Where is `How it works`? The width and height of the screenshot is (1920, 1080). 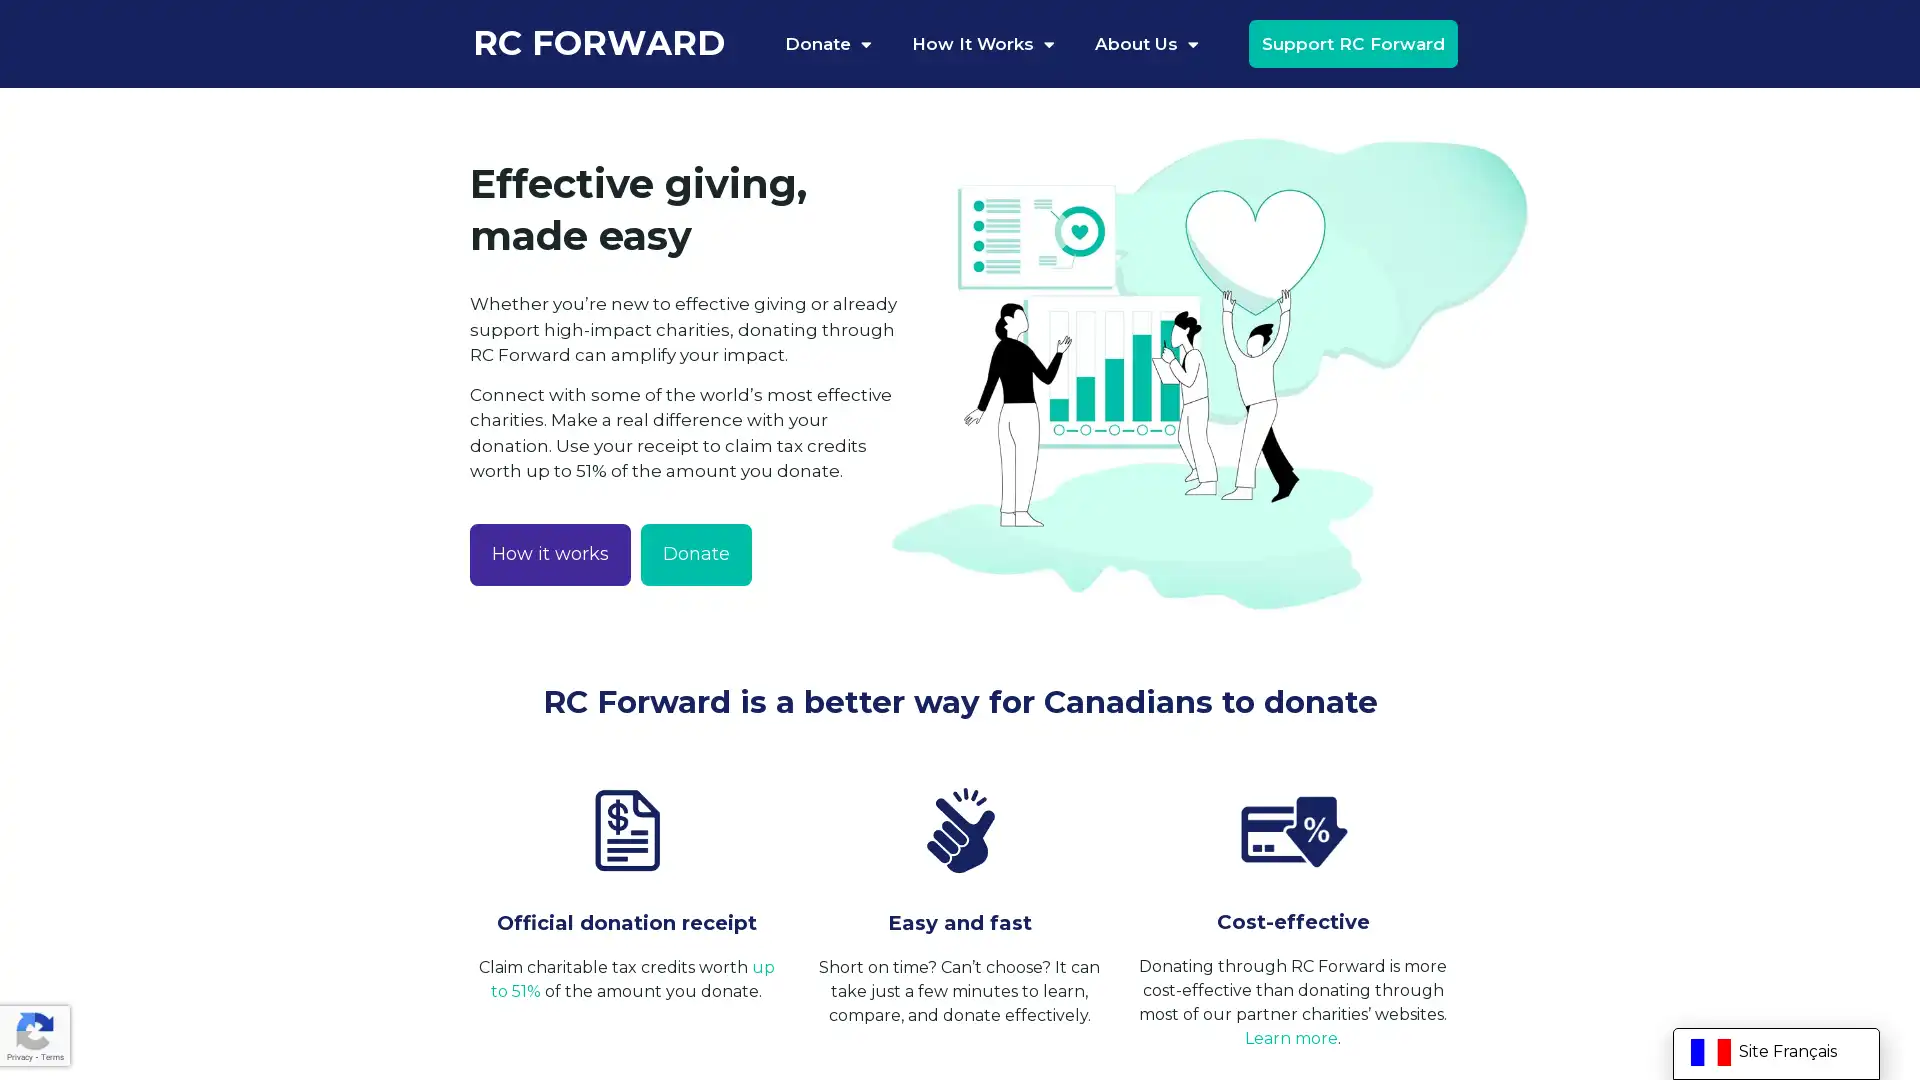
How it works is located at coordinates (550, 554).